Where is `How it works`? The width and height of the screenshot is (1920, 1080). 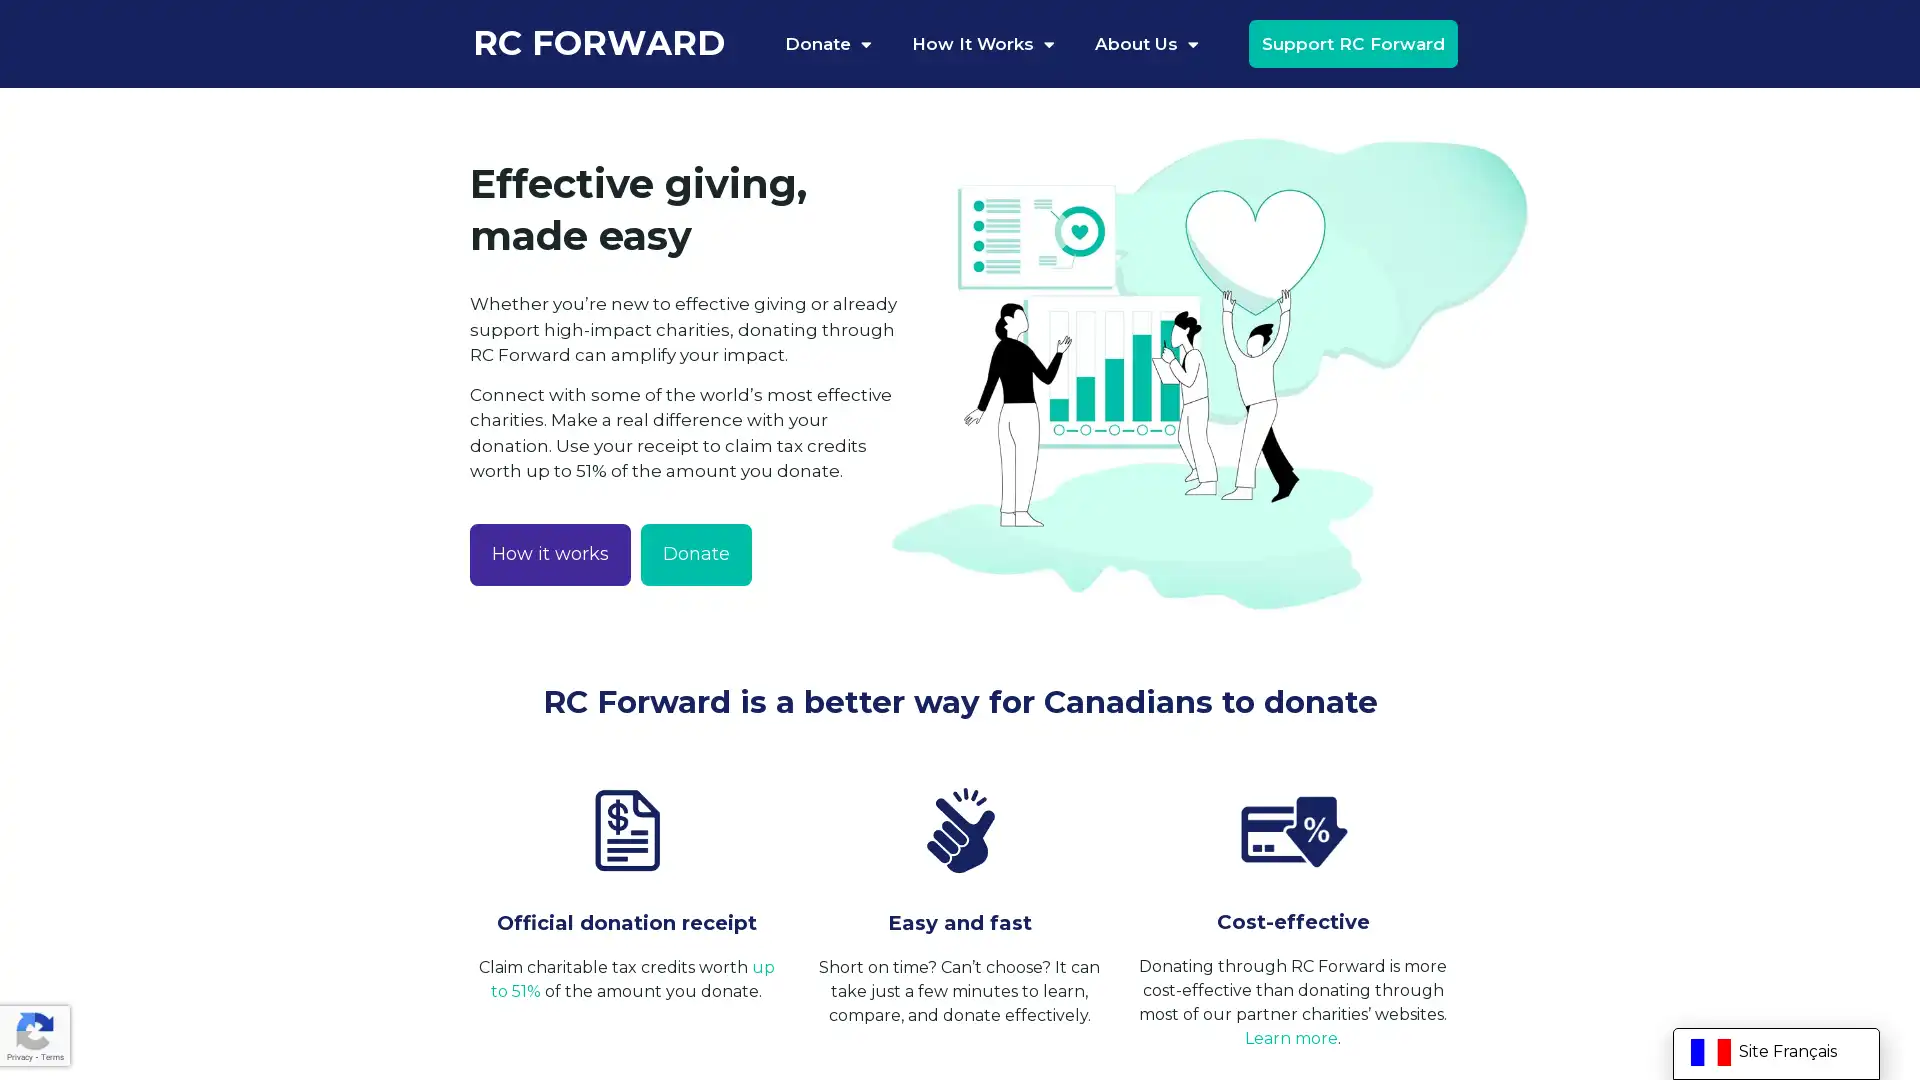
How it works is located at coordinates (550, 554).